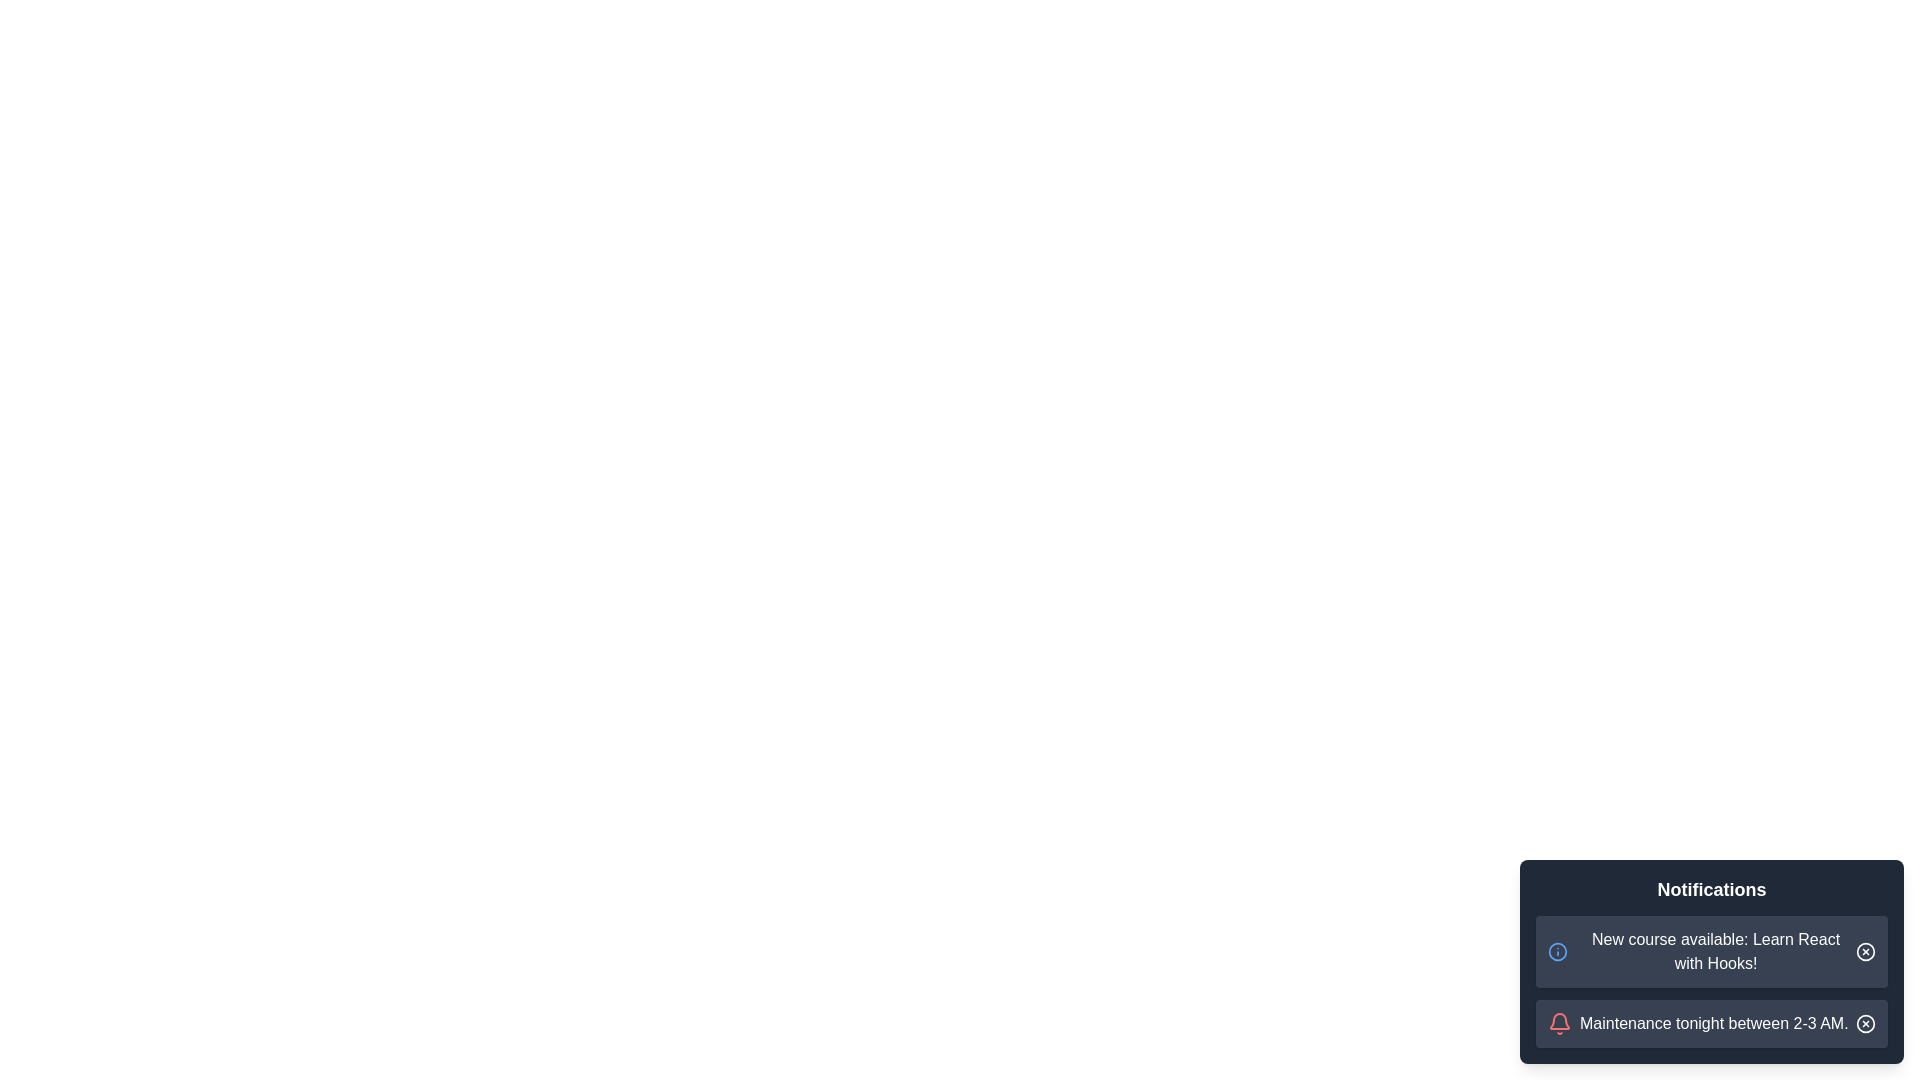 The height and width of the screenshot is (1080, 1920). Describe the element at coordinates (1711, 951) in the screenshot. I see `the notification item to trigger the hover effect` at that location.